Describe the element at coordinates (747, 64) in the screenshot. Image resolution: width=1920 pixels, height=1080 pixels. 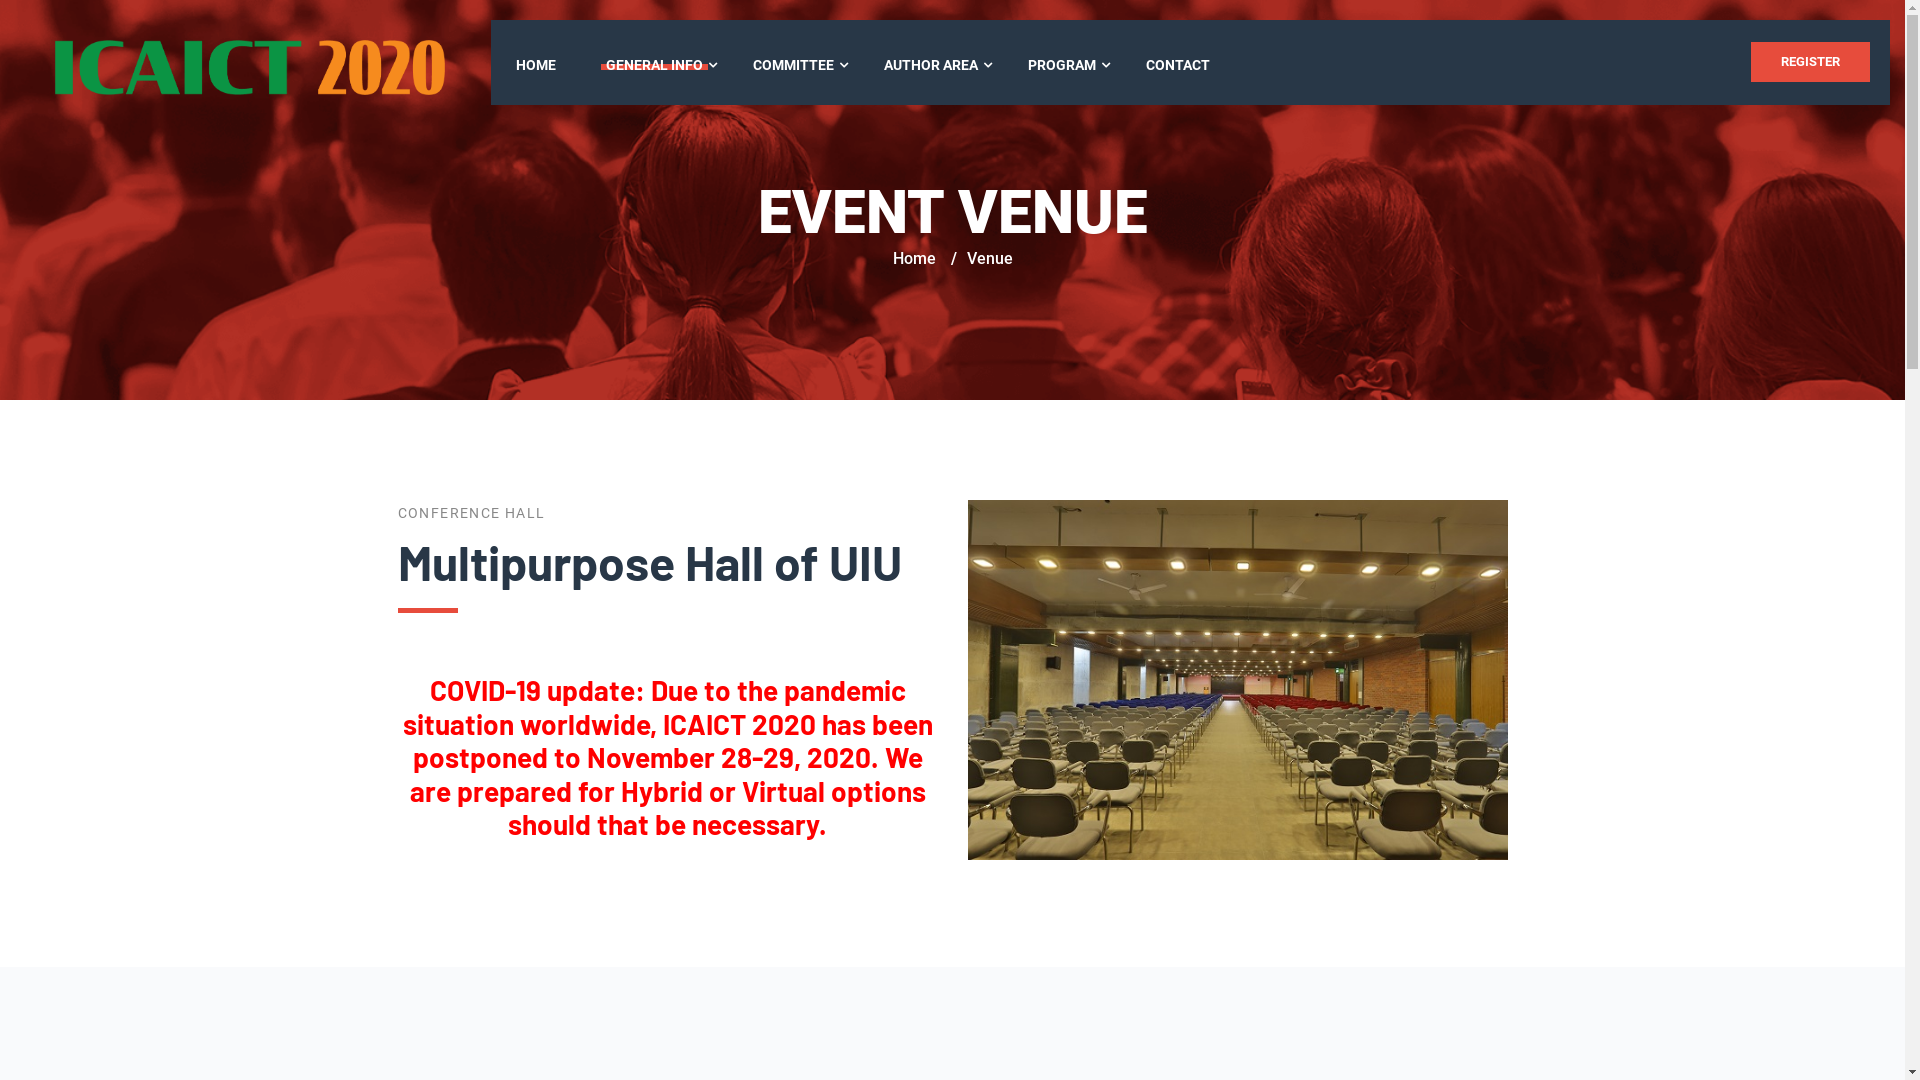
I see `'COMMITTEE'` at that location.